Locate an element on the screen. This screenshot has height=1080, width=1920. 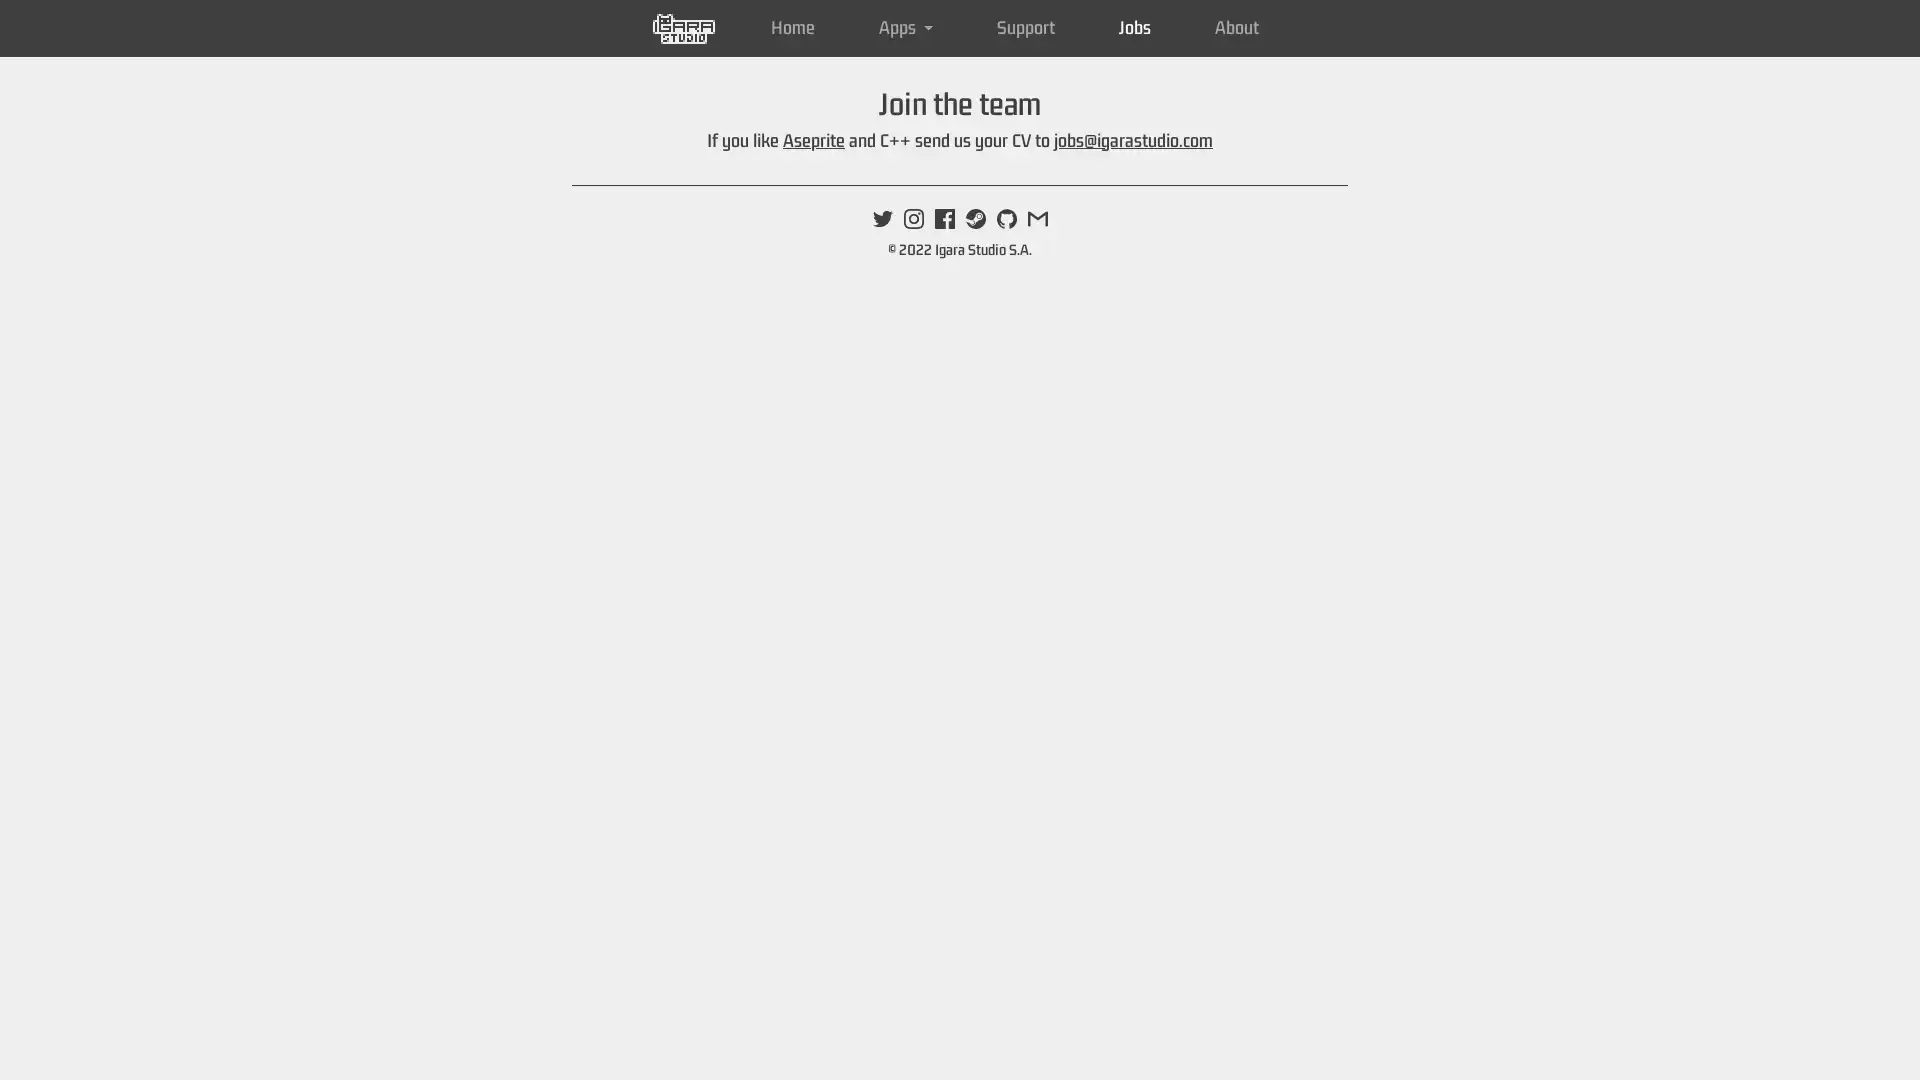
Apps is located at coordinates (904, 27).